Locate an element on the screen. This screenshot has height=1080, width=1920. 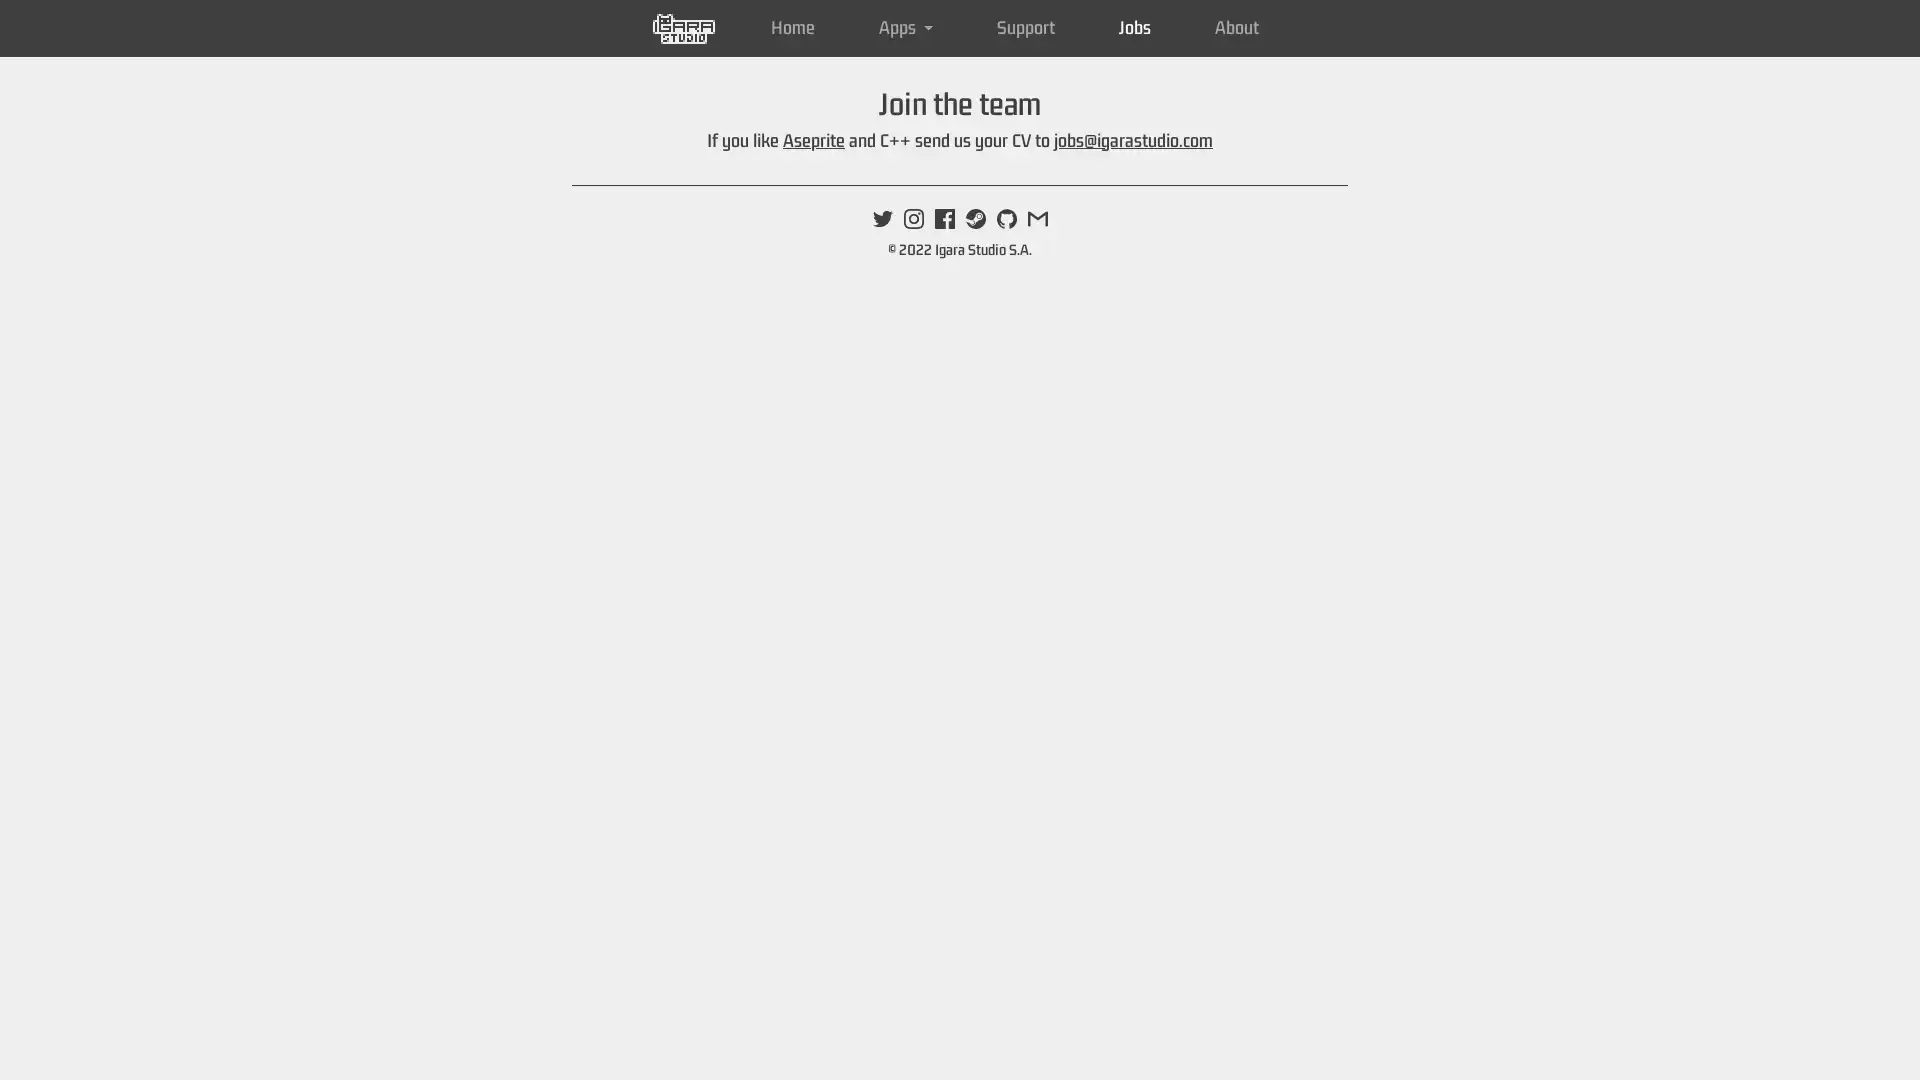
Apps is located at coordinates (904, 27).